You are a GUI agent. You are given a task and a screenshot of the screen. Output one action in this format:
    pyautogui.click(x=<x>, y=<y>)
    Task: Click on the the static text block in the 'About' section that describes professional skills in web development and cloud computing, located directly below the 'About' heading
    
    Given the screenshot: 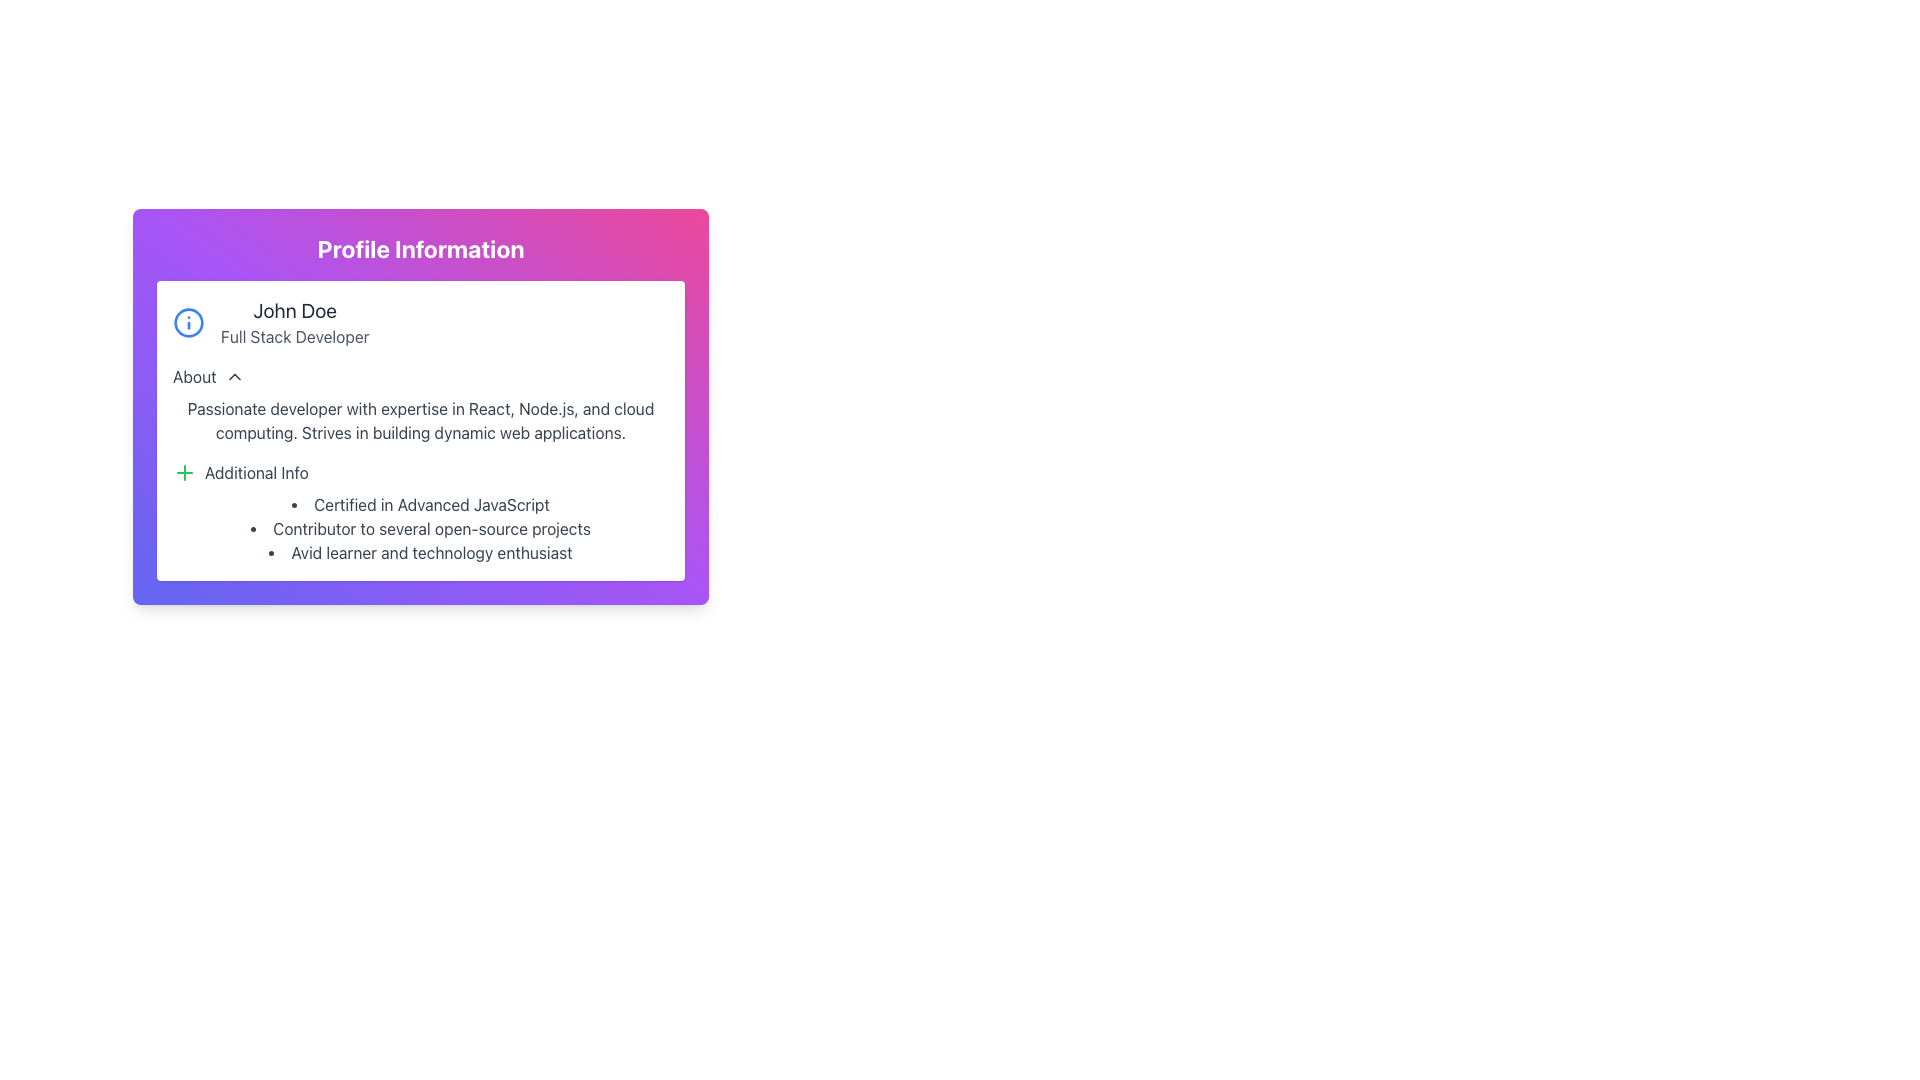 What is the action you would take?
    pyautogui.click(x=420, y=419)
    